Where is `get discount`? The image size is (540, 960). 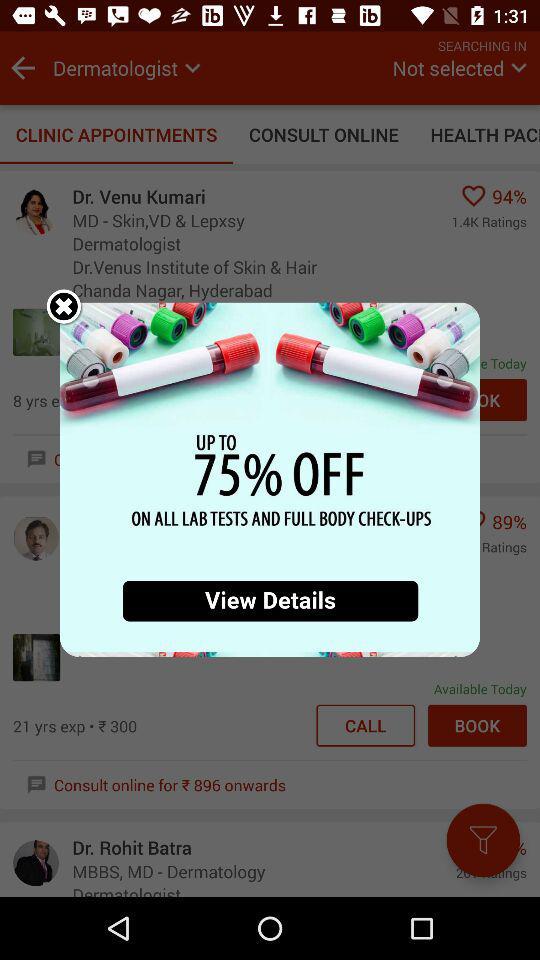
get discount is located at coordinates (270, 479).